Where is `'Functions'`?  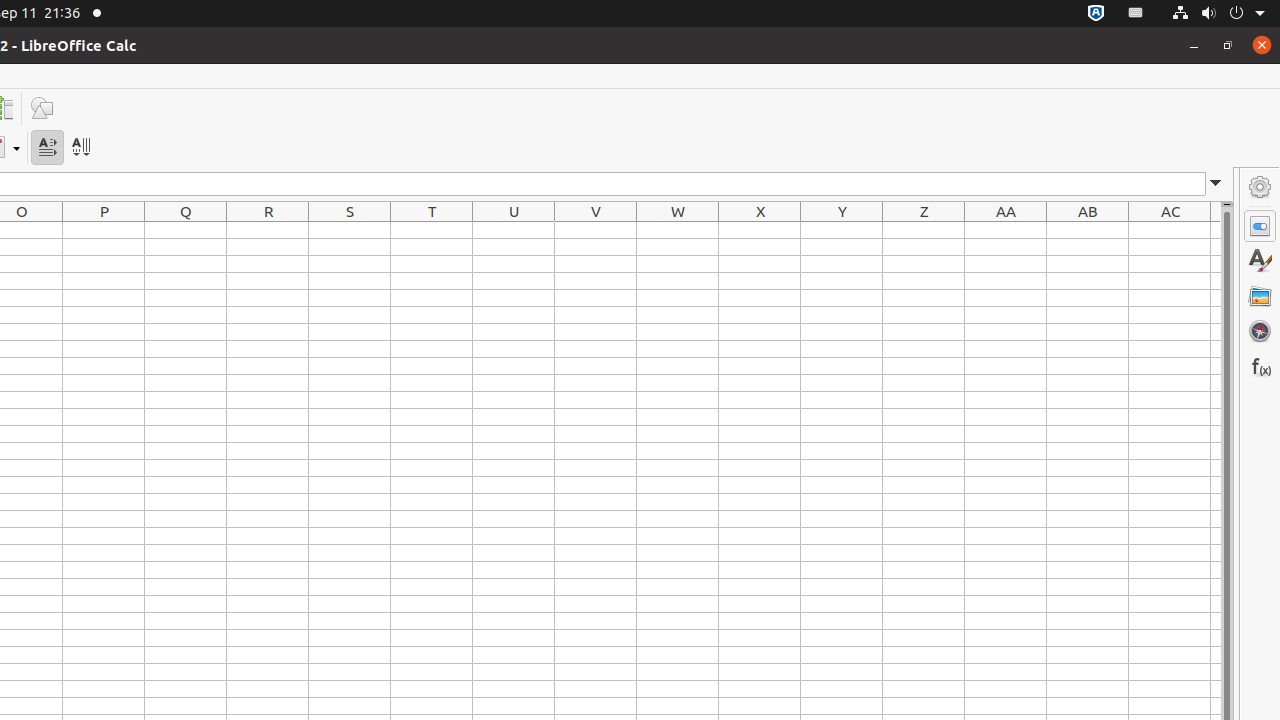 'Functions' is located at coordinates (1259, 365).